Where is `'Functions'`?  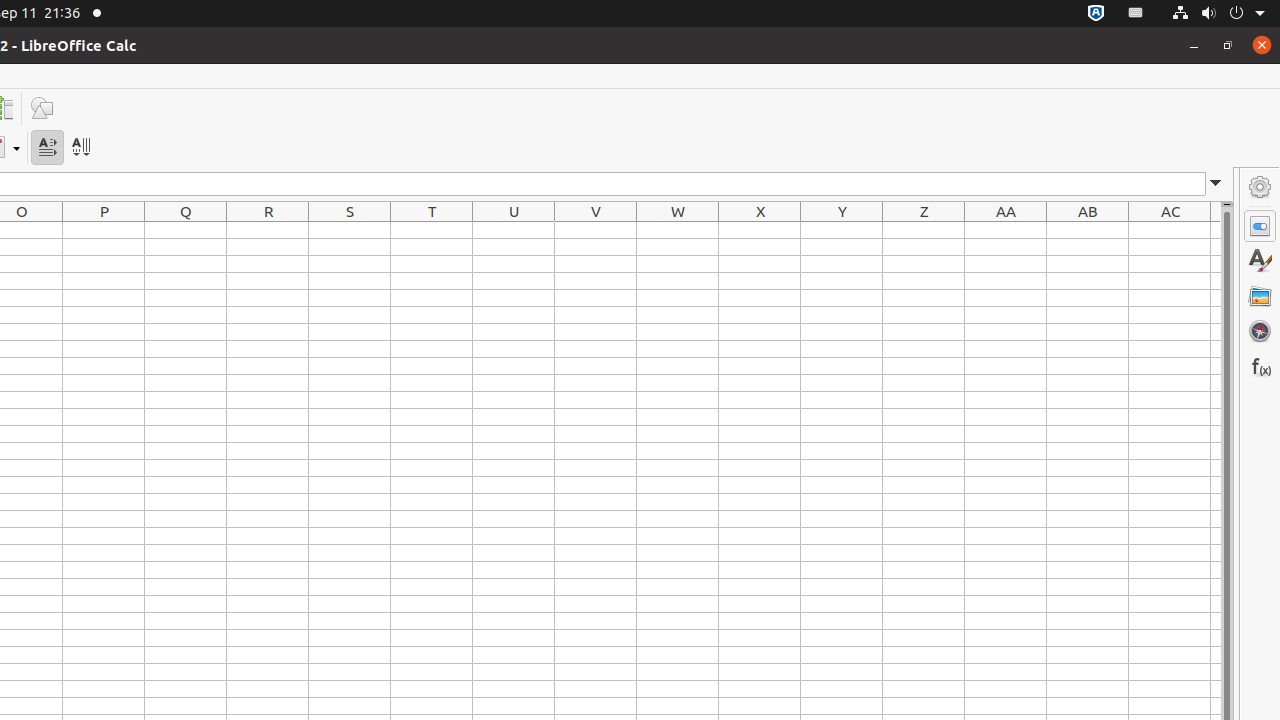 'Functions' is located at coordinates (1259, 365).